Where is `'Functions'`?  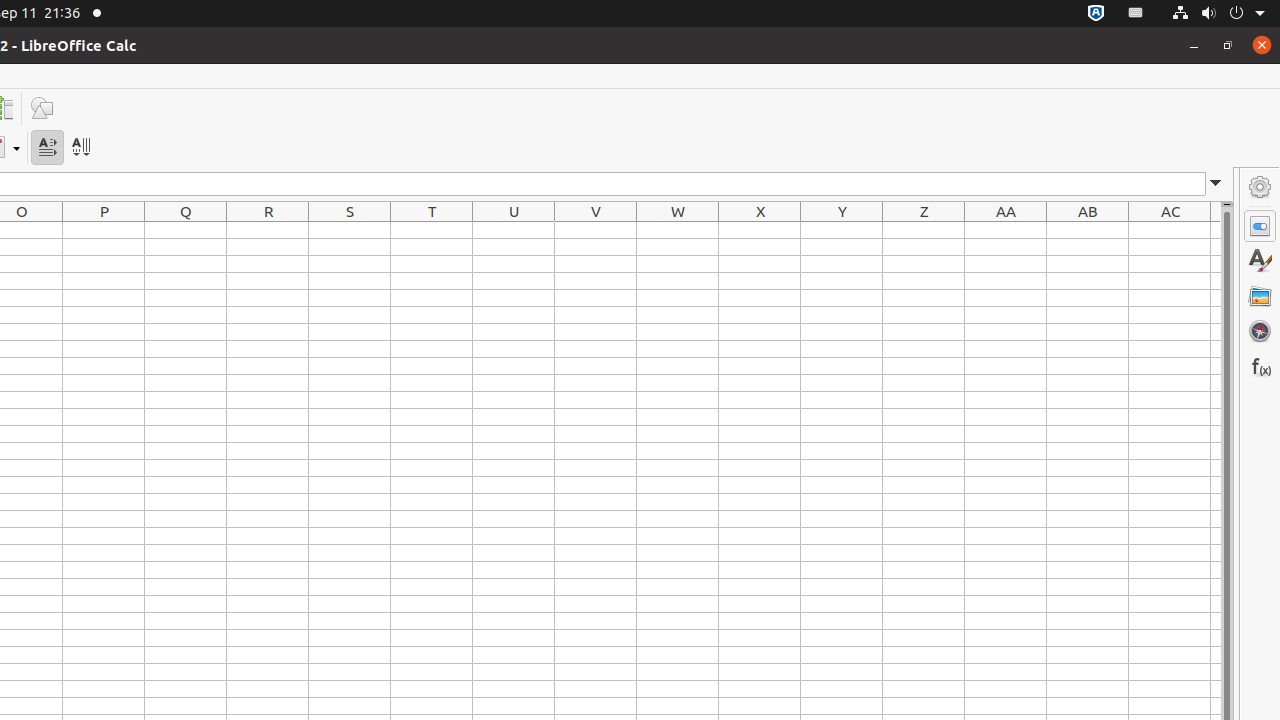 'Functions' is located at coordinates (1259, 365).